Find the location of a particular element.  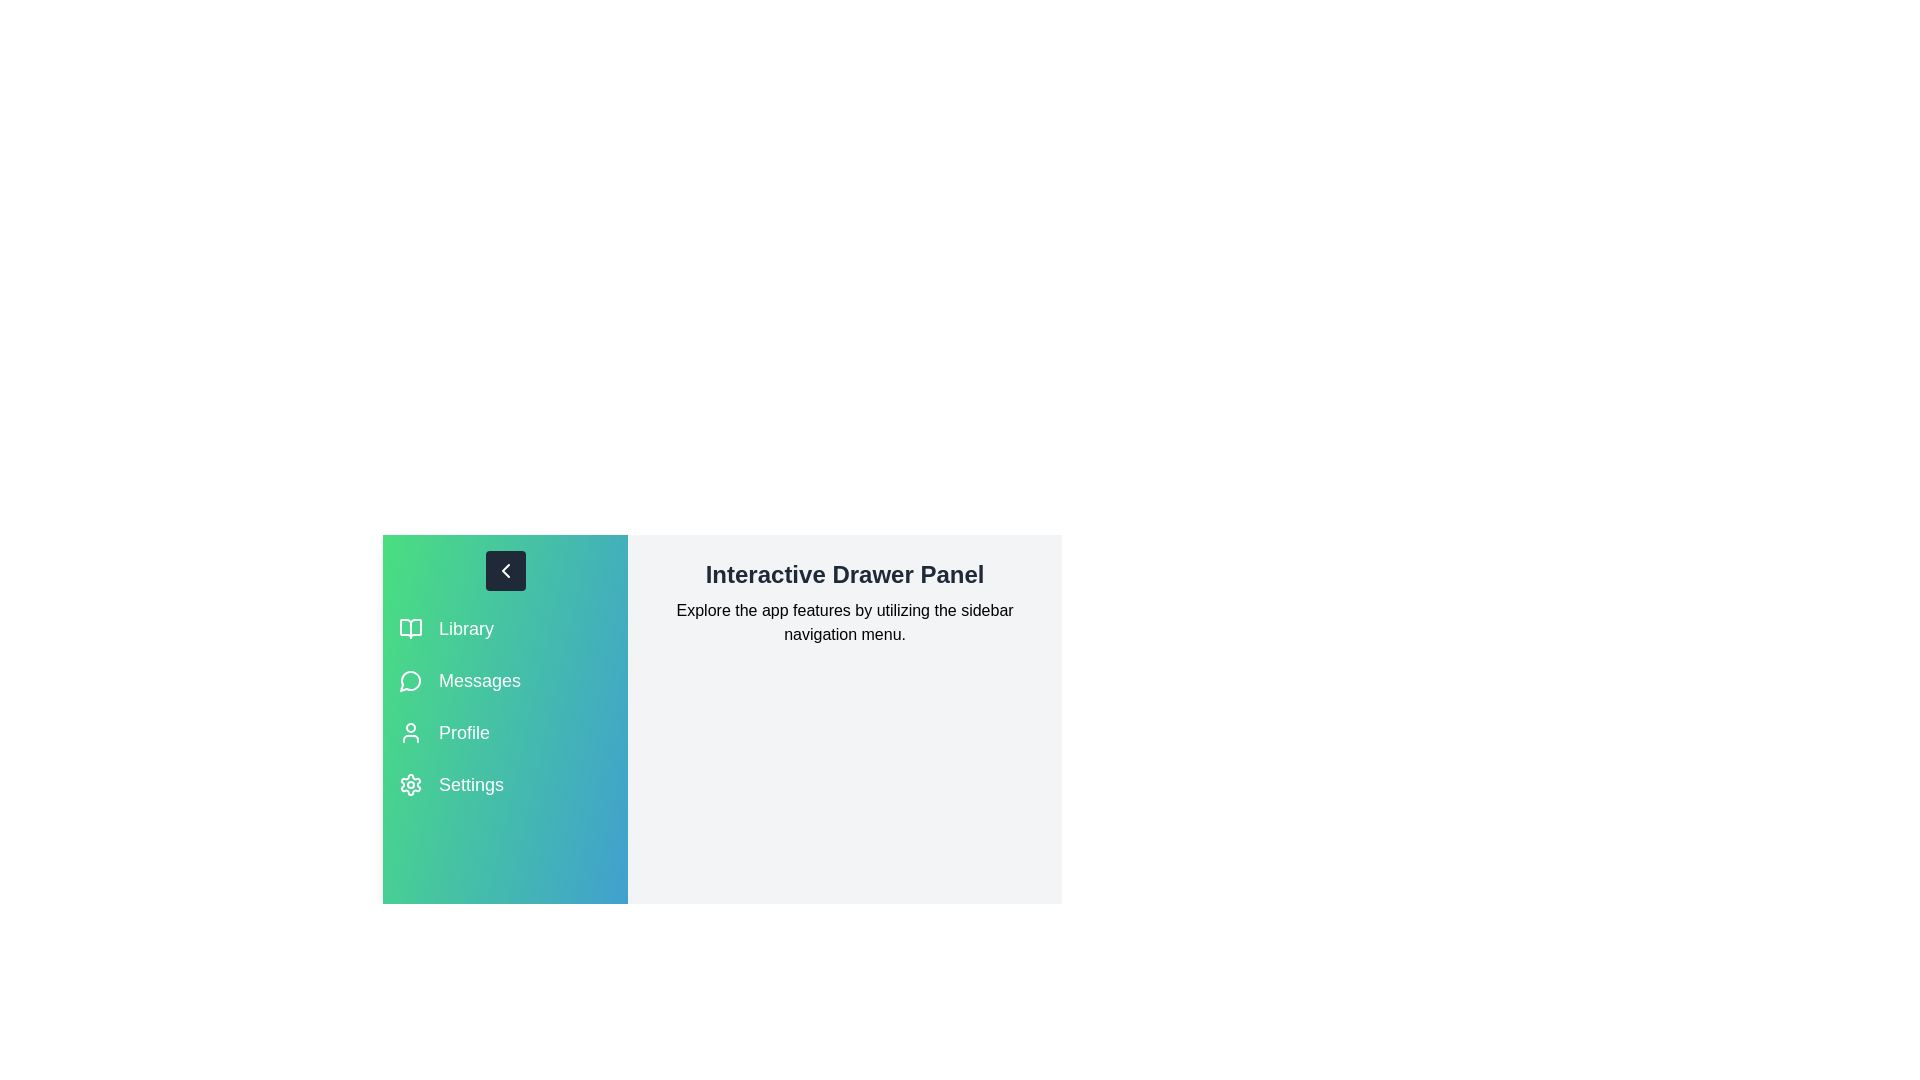

the Profile section in the sidebar is located at coordinates (504, 732).